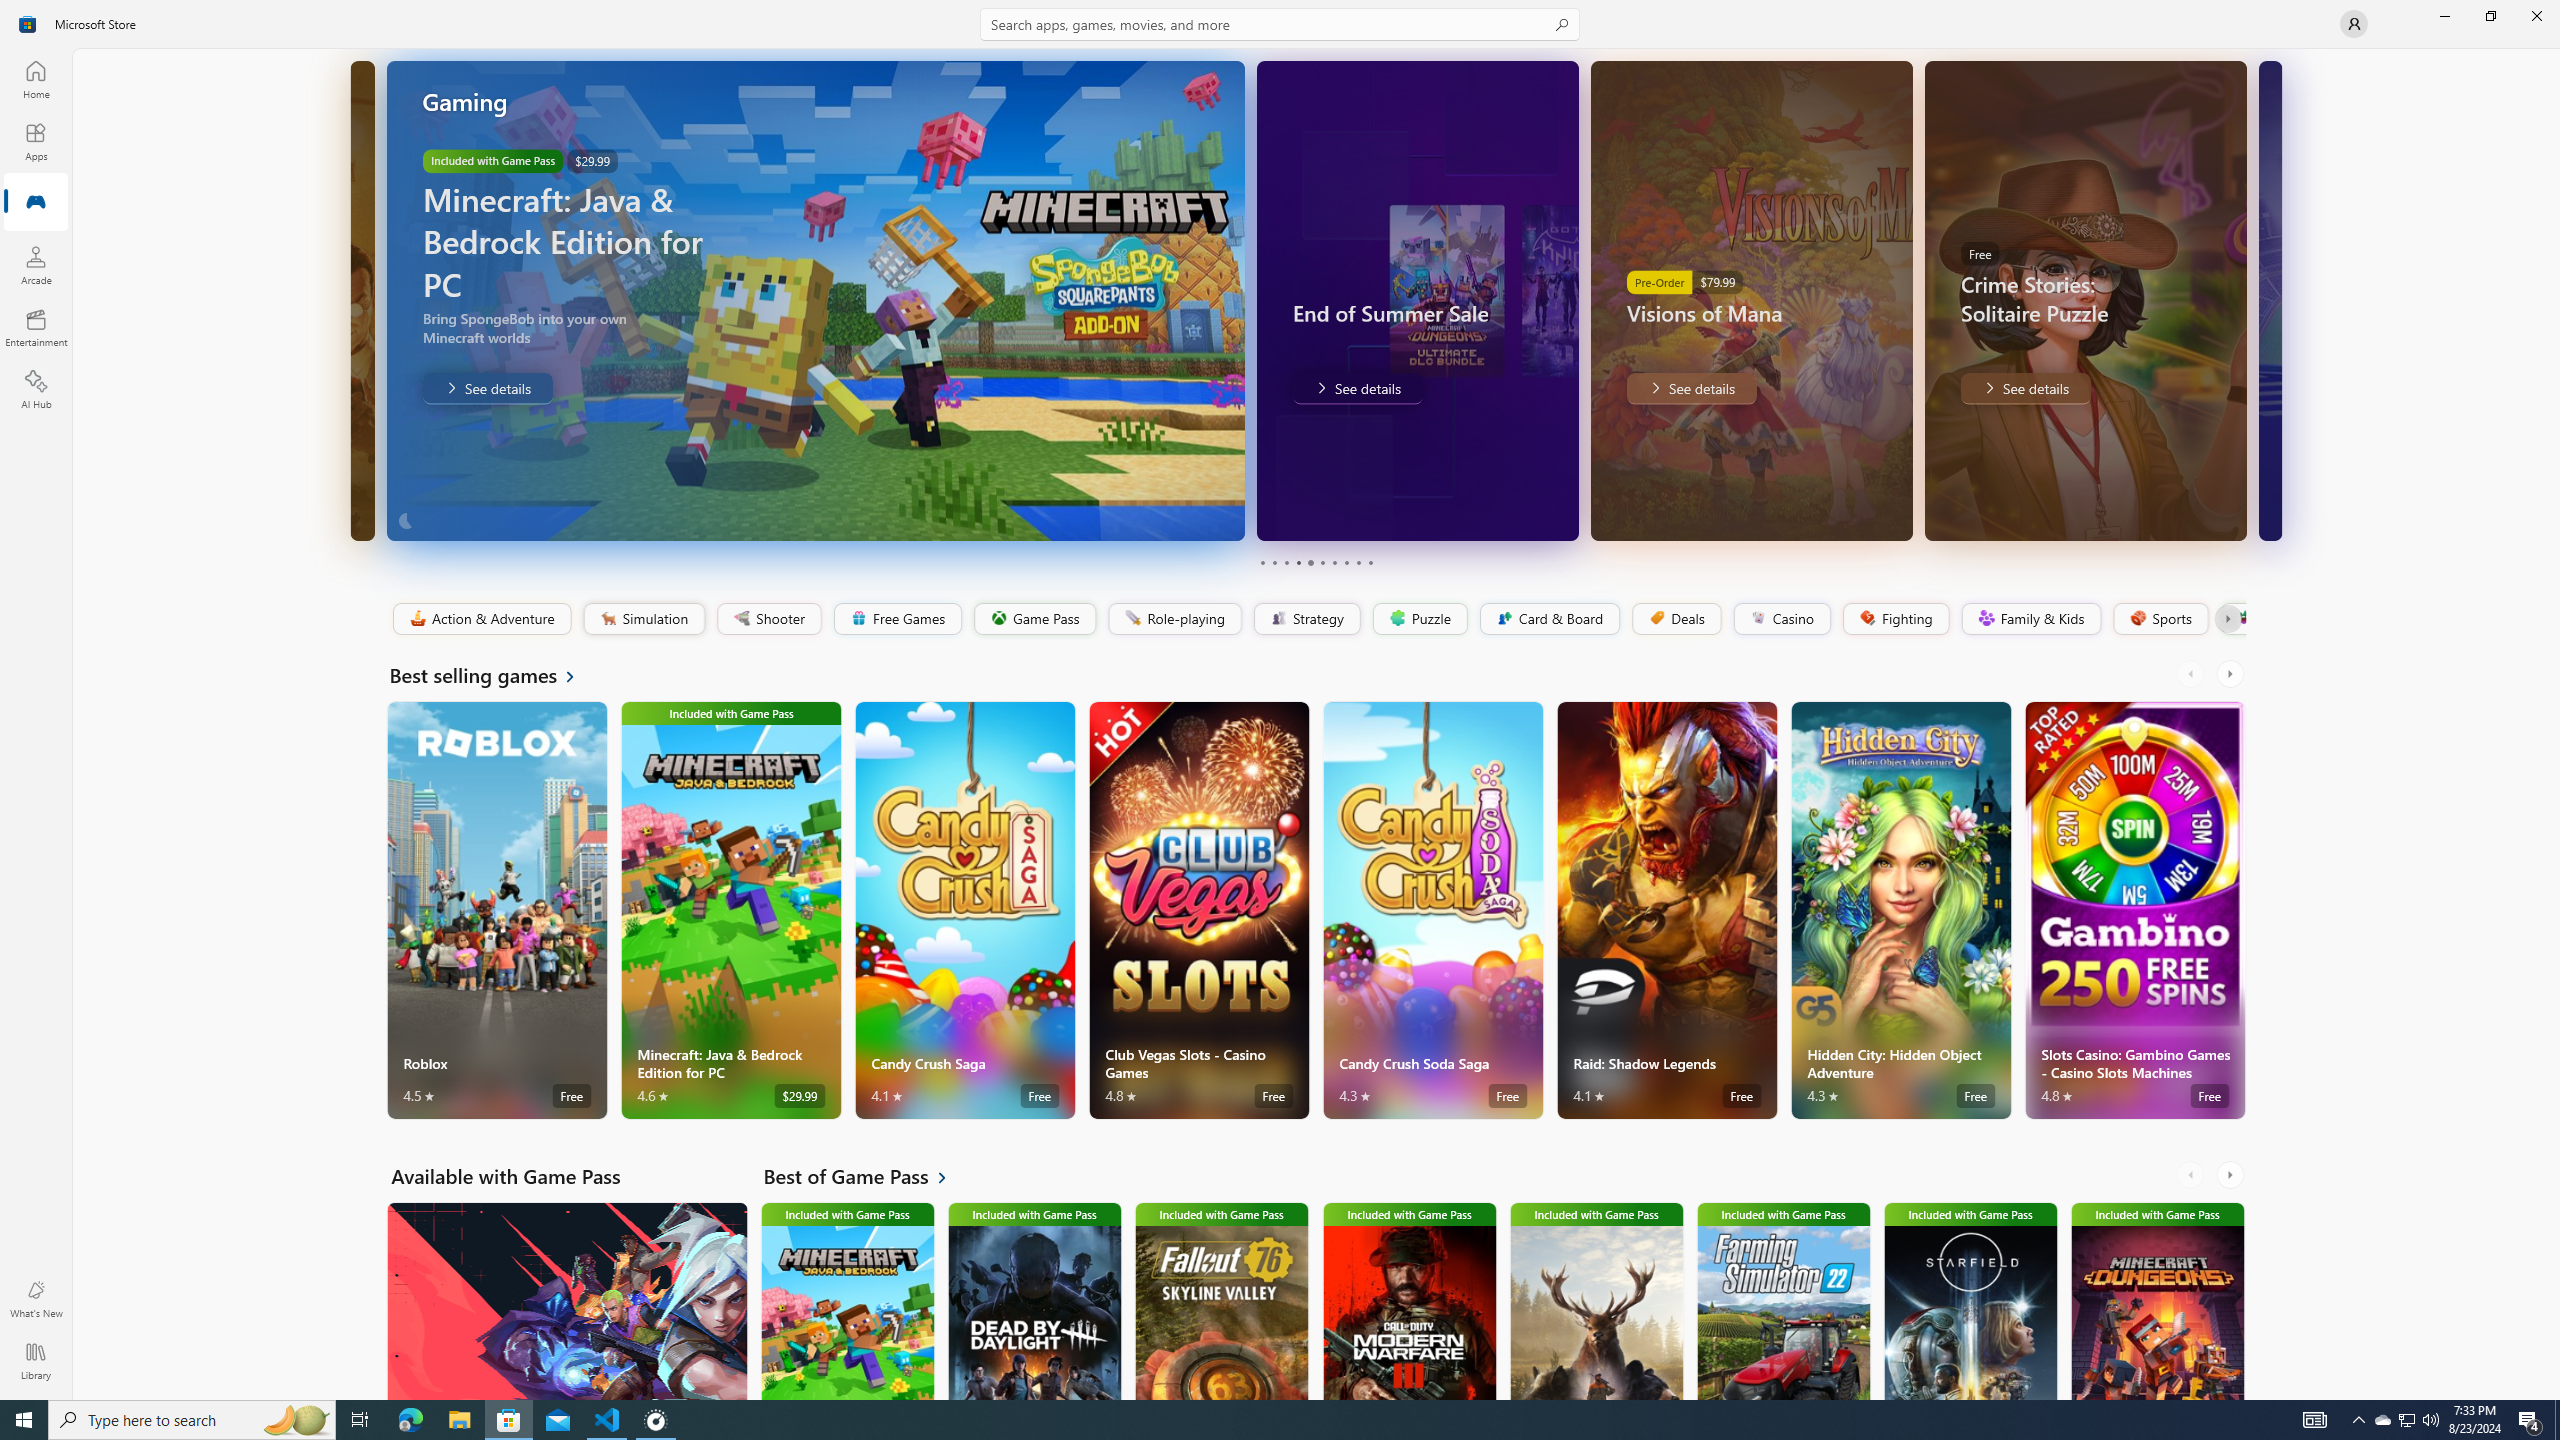 This screenshot has height=1440, width=2560. I want to click on 'Page 8', so click(1345, 562).